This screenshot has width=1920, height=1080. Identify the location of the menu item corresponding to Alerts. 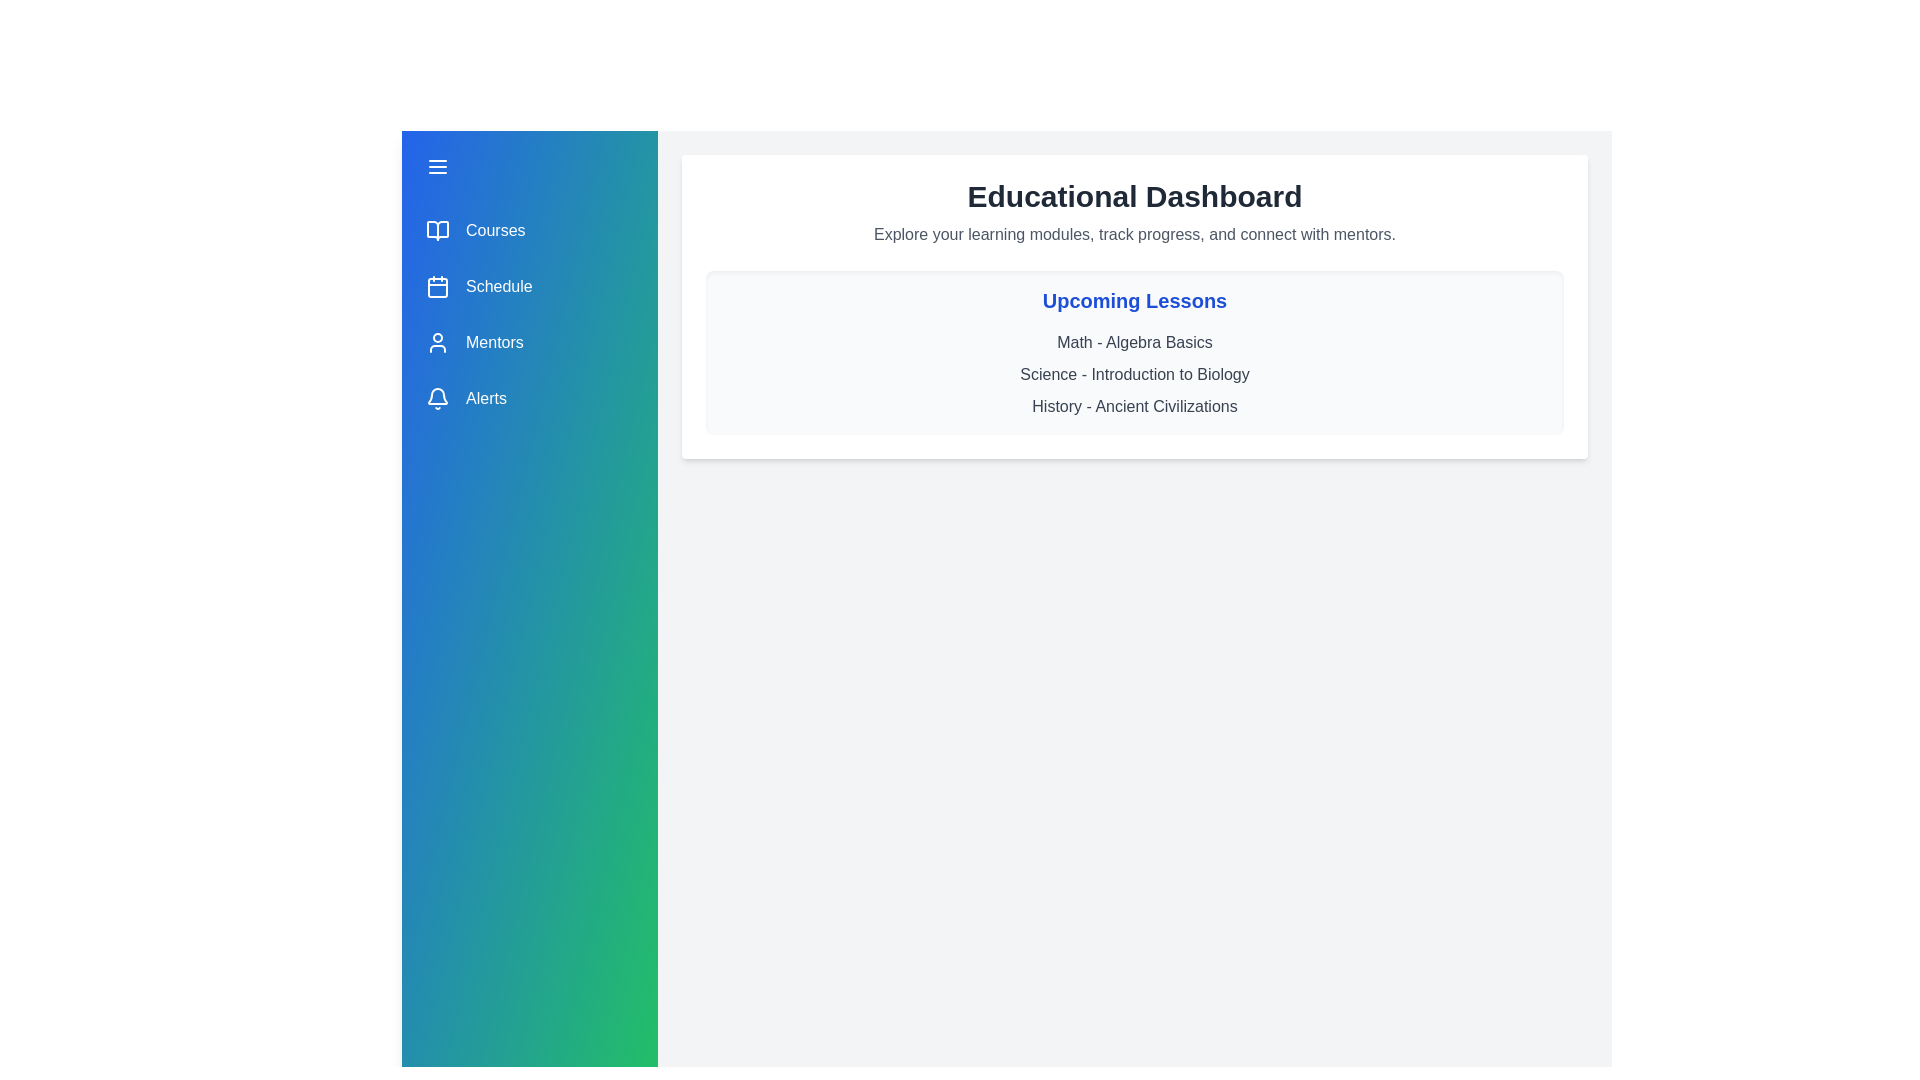
(529, 398).